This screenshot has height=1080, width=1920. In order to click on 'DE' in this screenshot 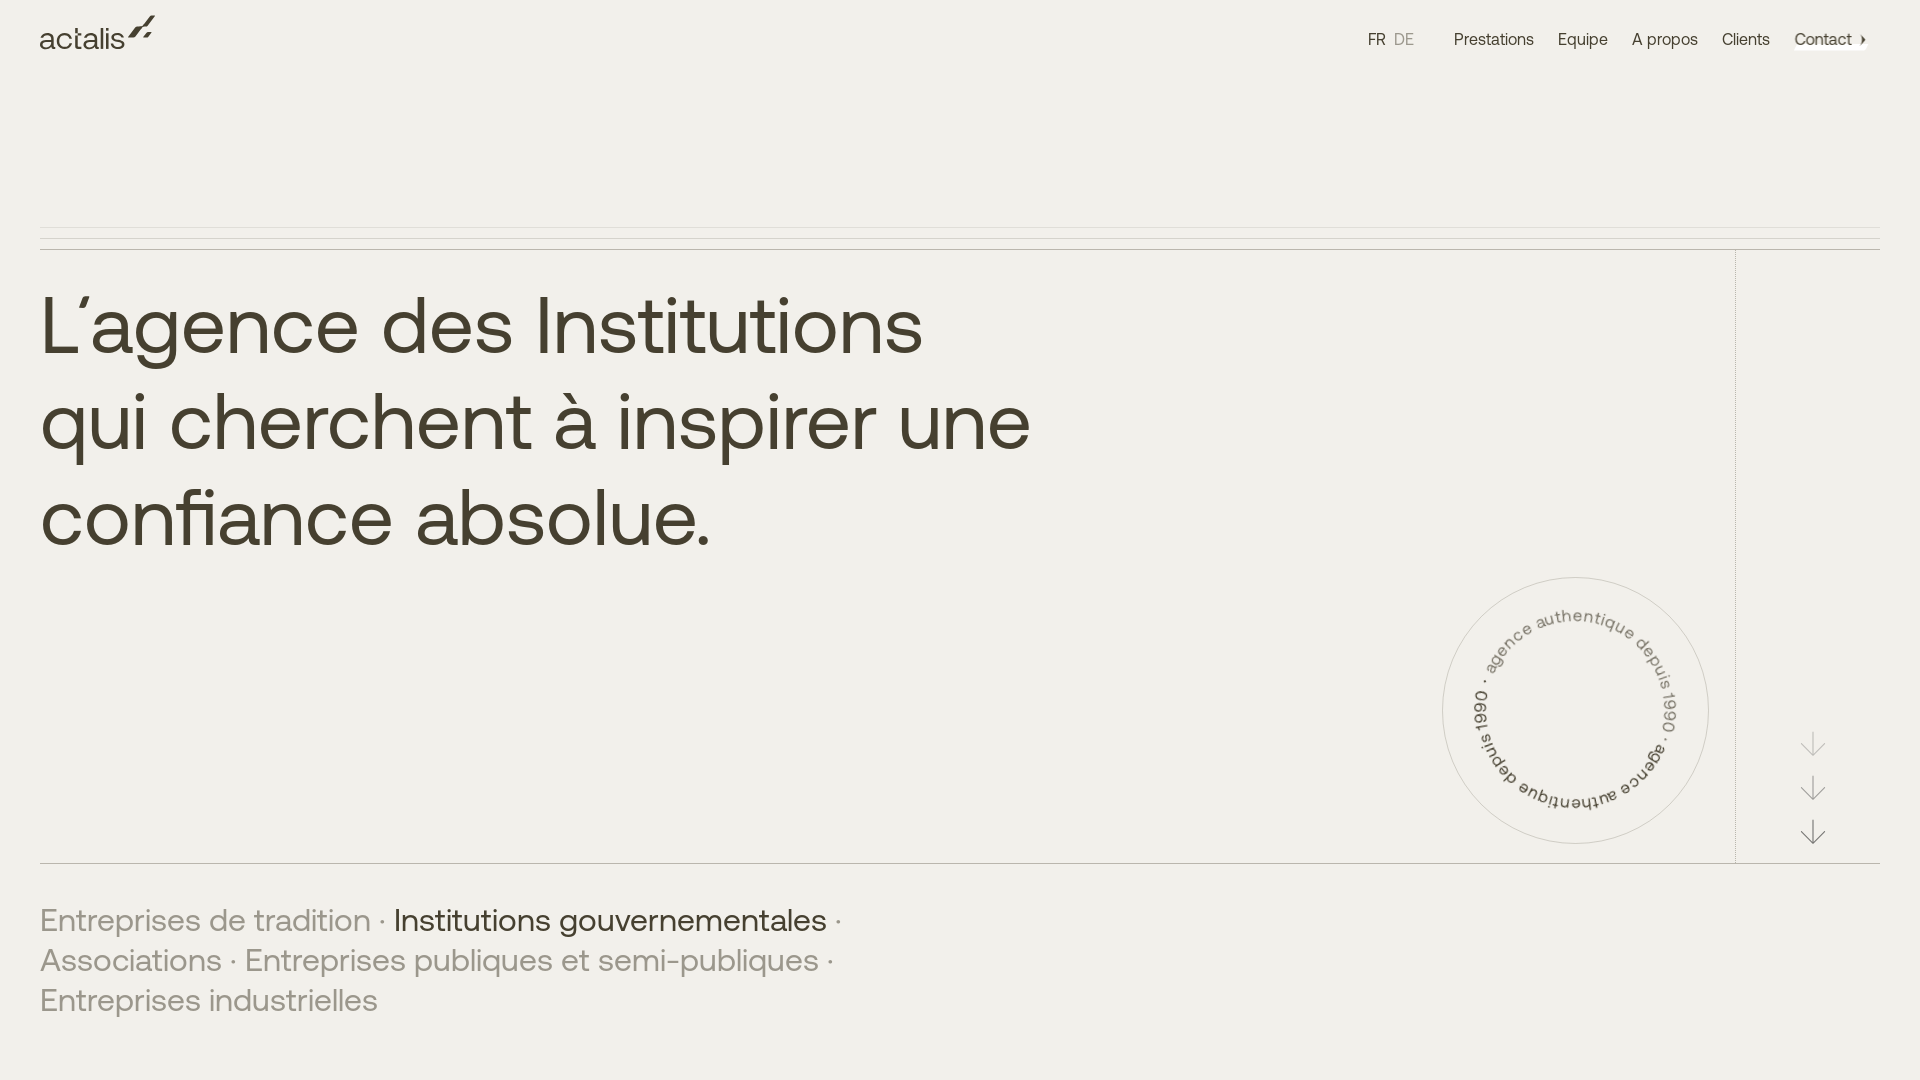, I will do `click(1402, 39)`.